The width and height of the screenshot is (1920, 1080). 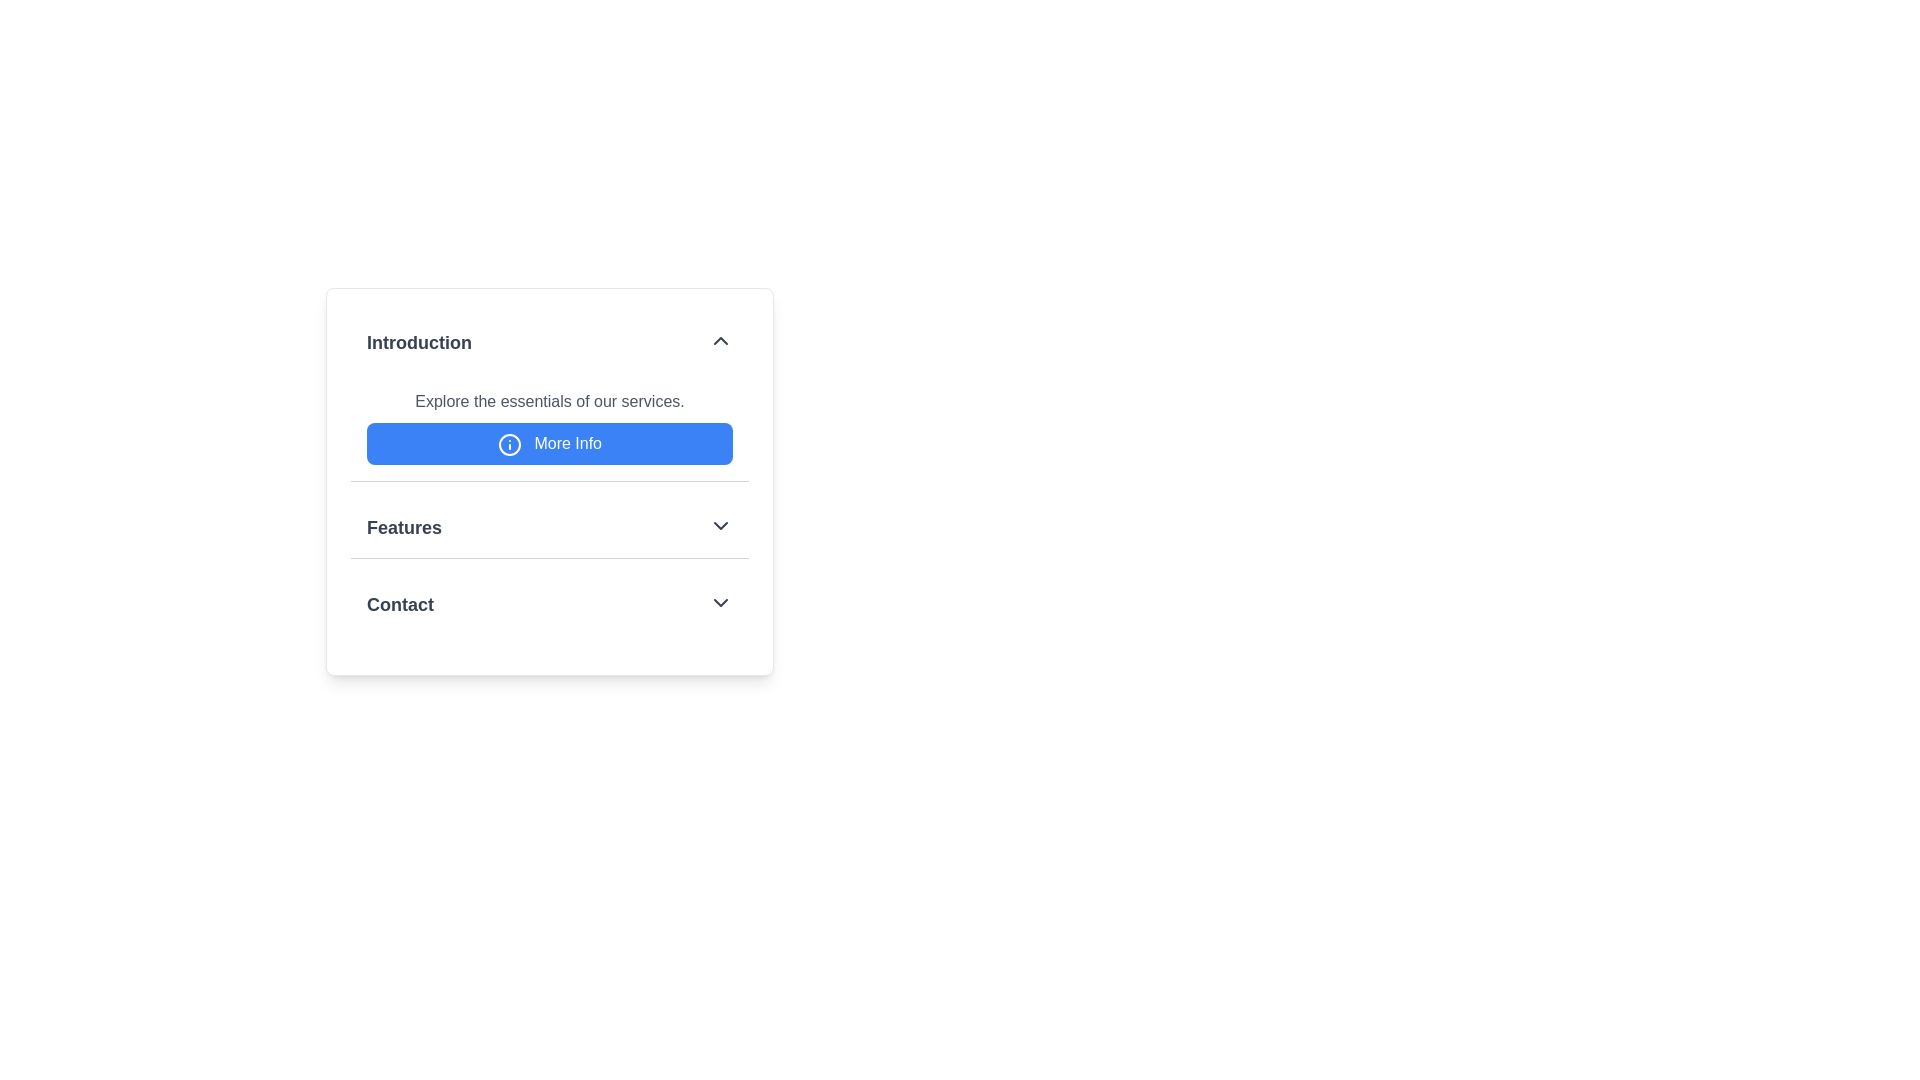 What do you see at coordinates (720, 524) in the screenshot?
I see `the downwards-facing chevron arrow icon next to the 'Features' section label` at bounding box center [720, 524].